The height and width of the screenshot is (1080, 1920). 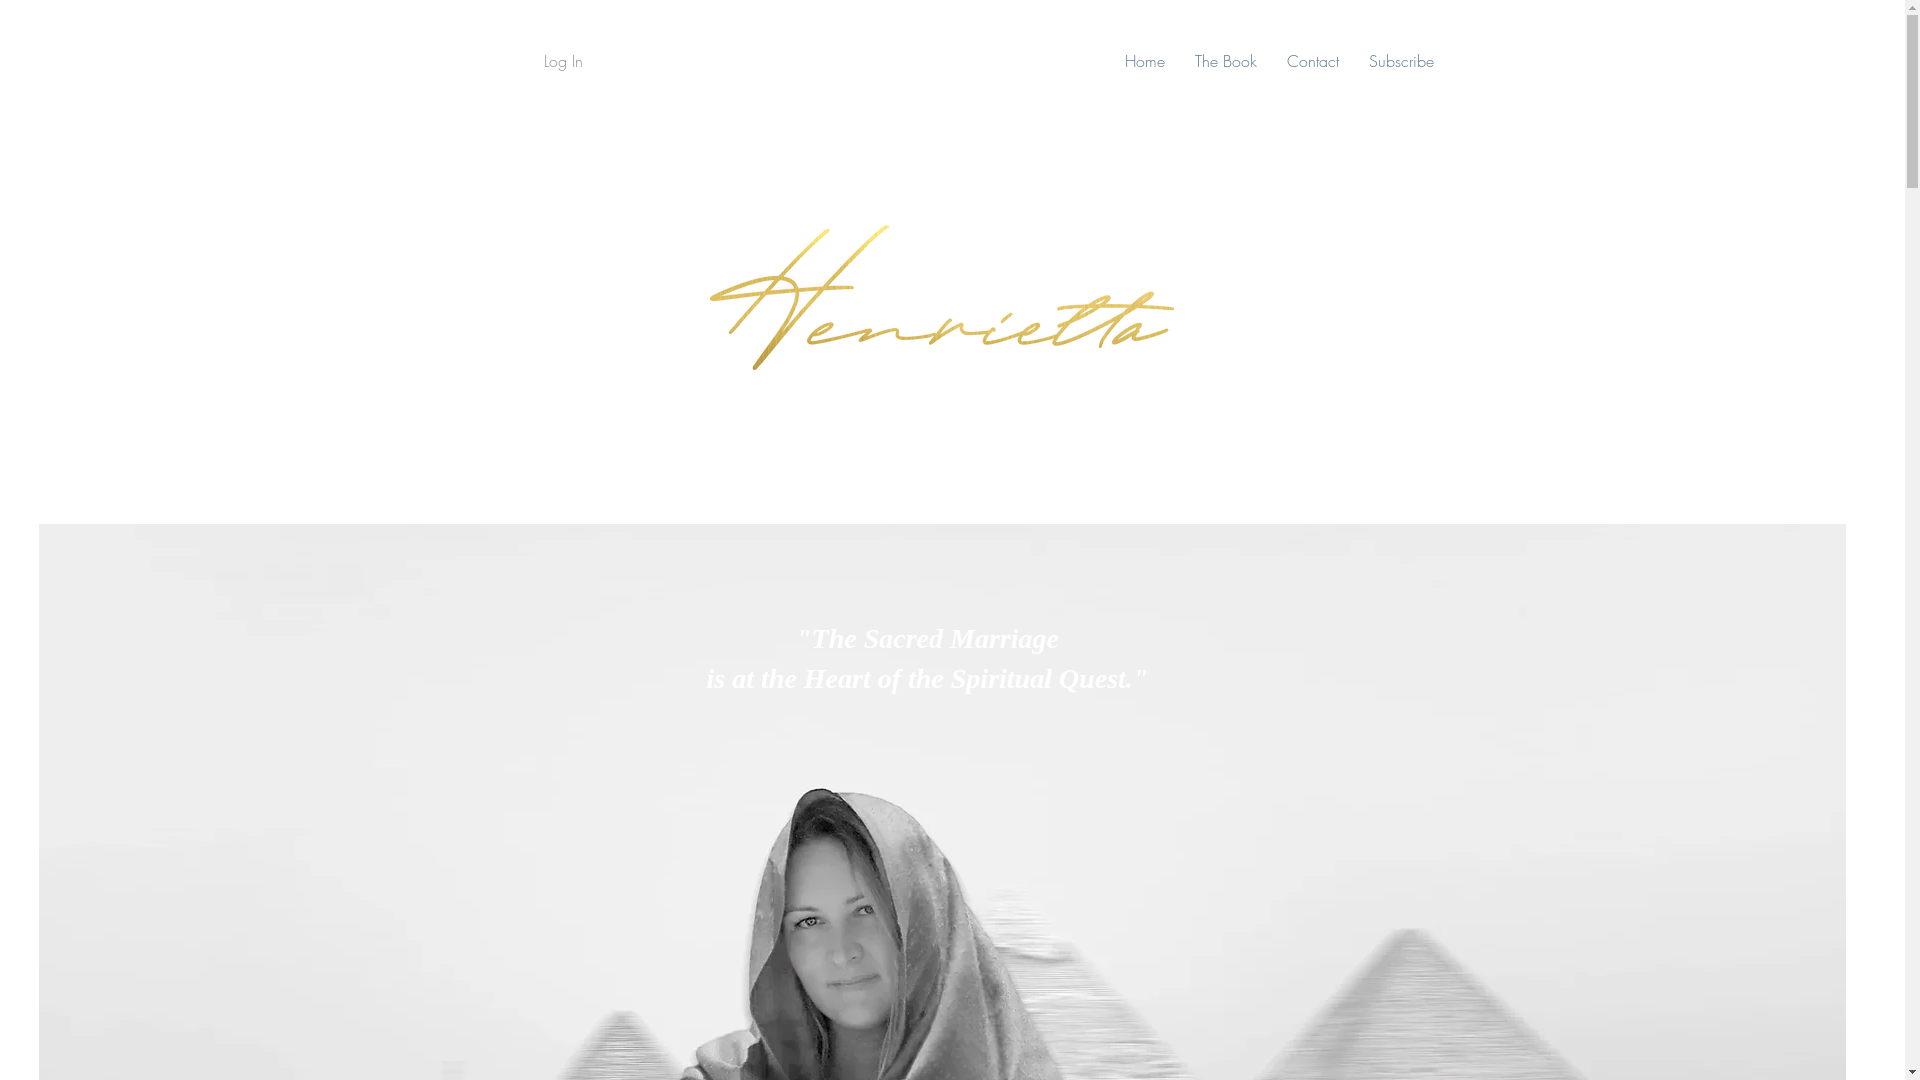 What do you see at coordinates (543, 60) in the screenshot?
I see `'Log In'` at bounding box center [543, 60].